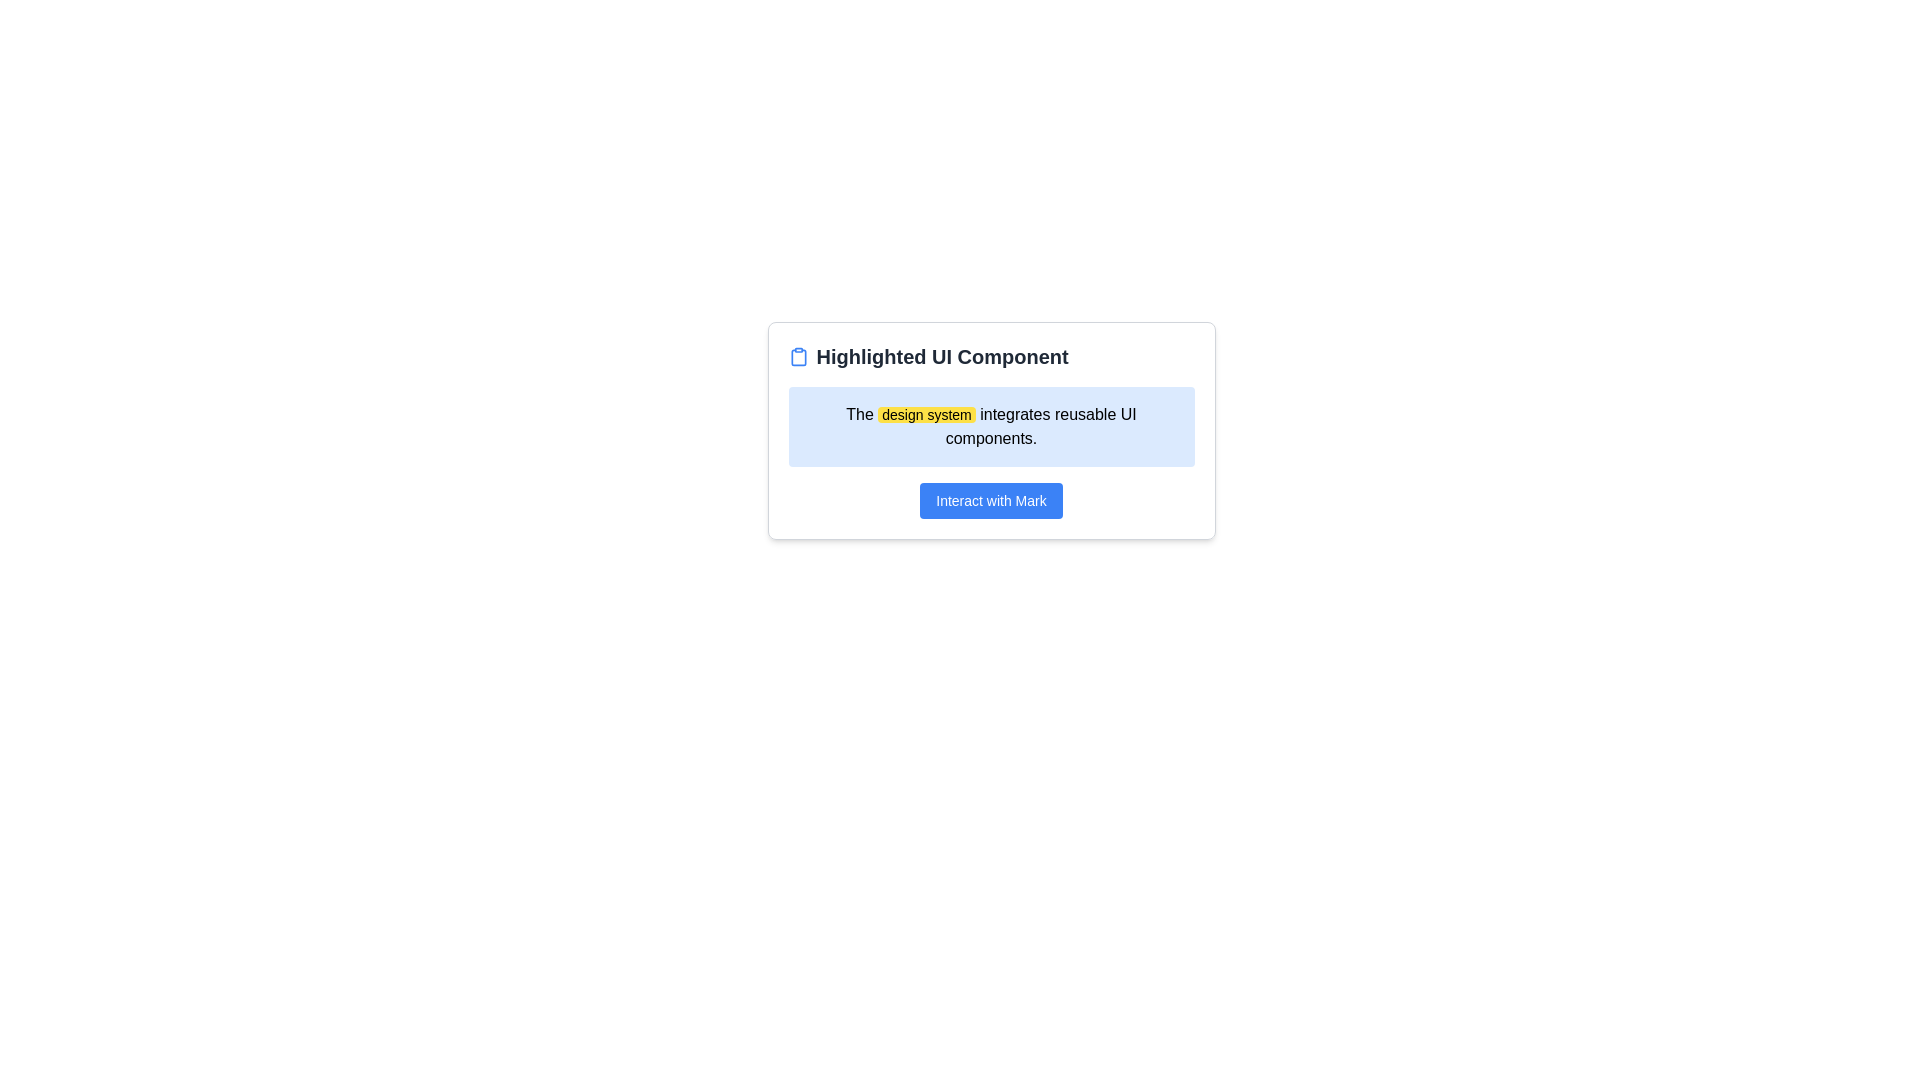 The width and height of the screenshot is (1920, 1080). I want to click on the heading text element that serves as a label for the content beneath it, positioned to the right of a blue clipboard icon, so click(941, 356).